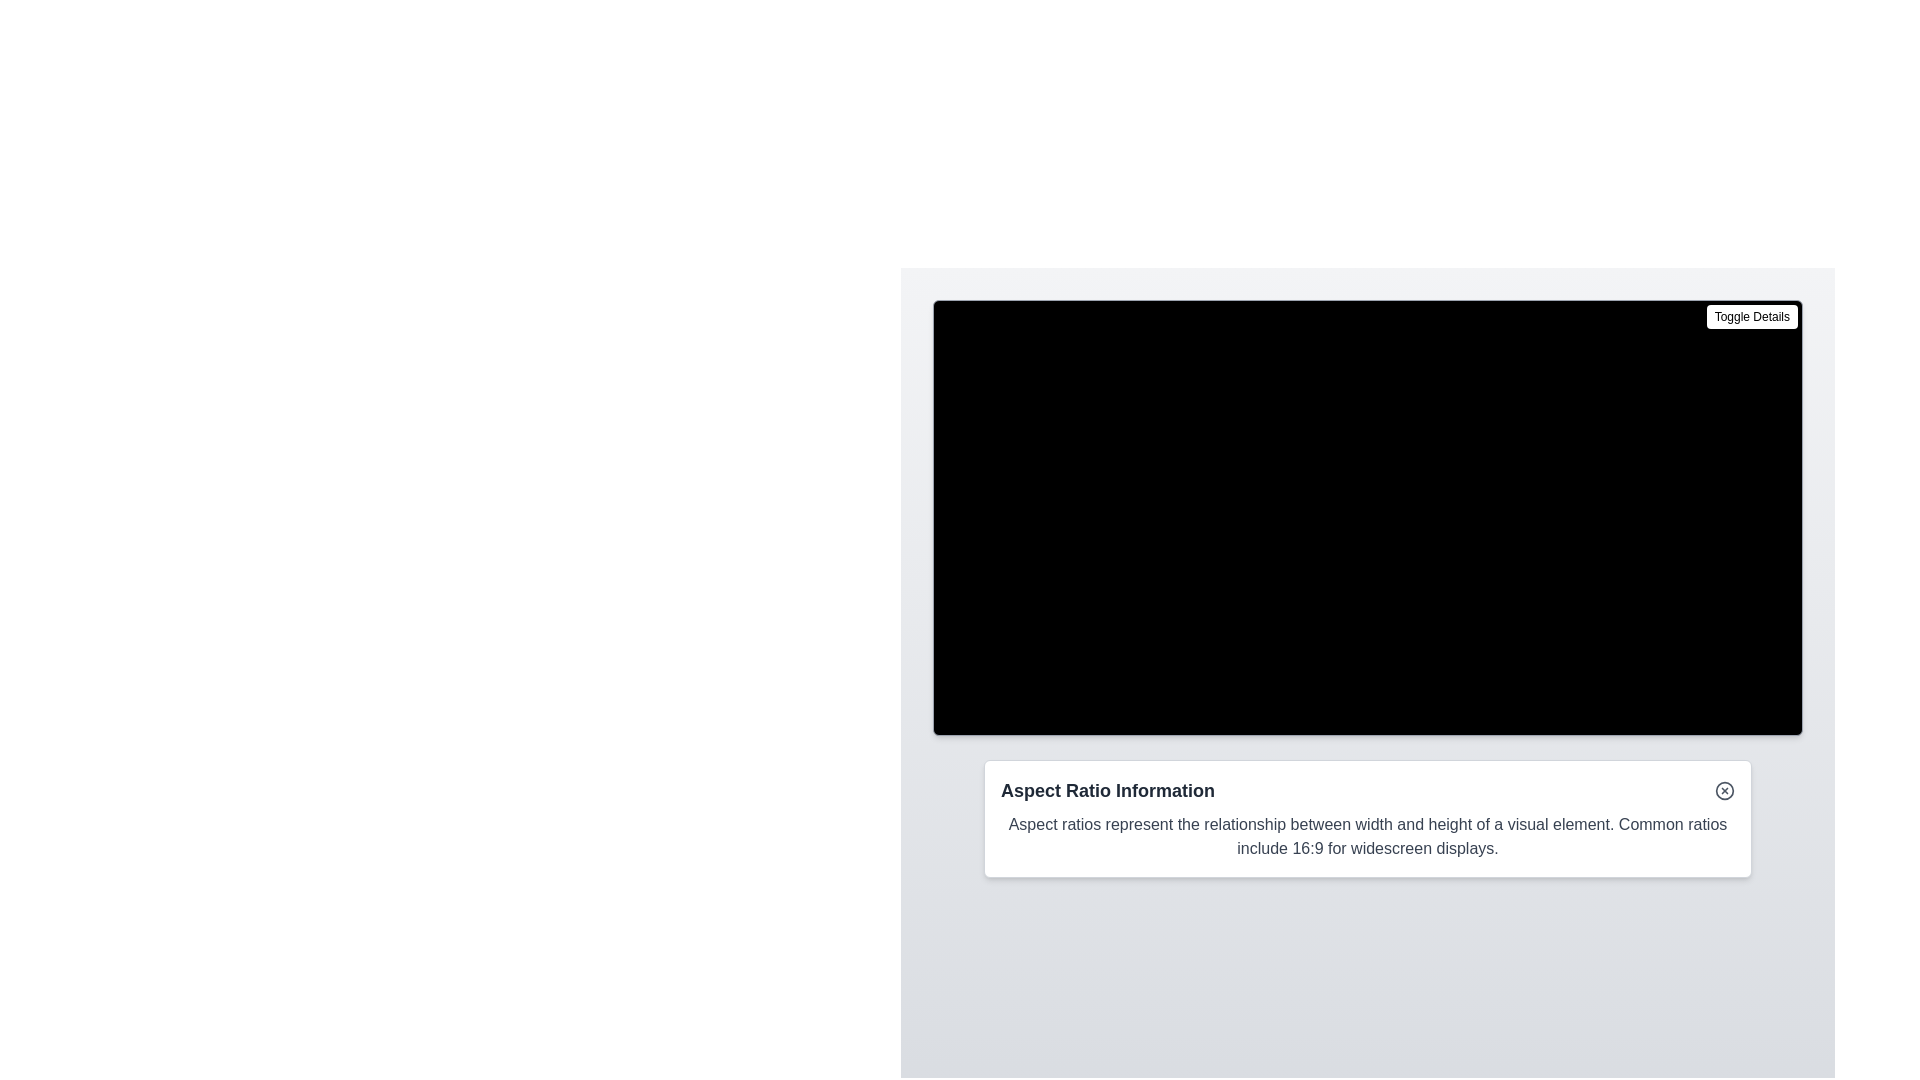  What do you see at coordinates (1367, 516) in the screenshot?
I see `to seek through the video timeline in the video player interface, which is identified by the placeholder message 'Your browser does not support the video tag.'` at bounding box center [1367, 516].